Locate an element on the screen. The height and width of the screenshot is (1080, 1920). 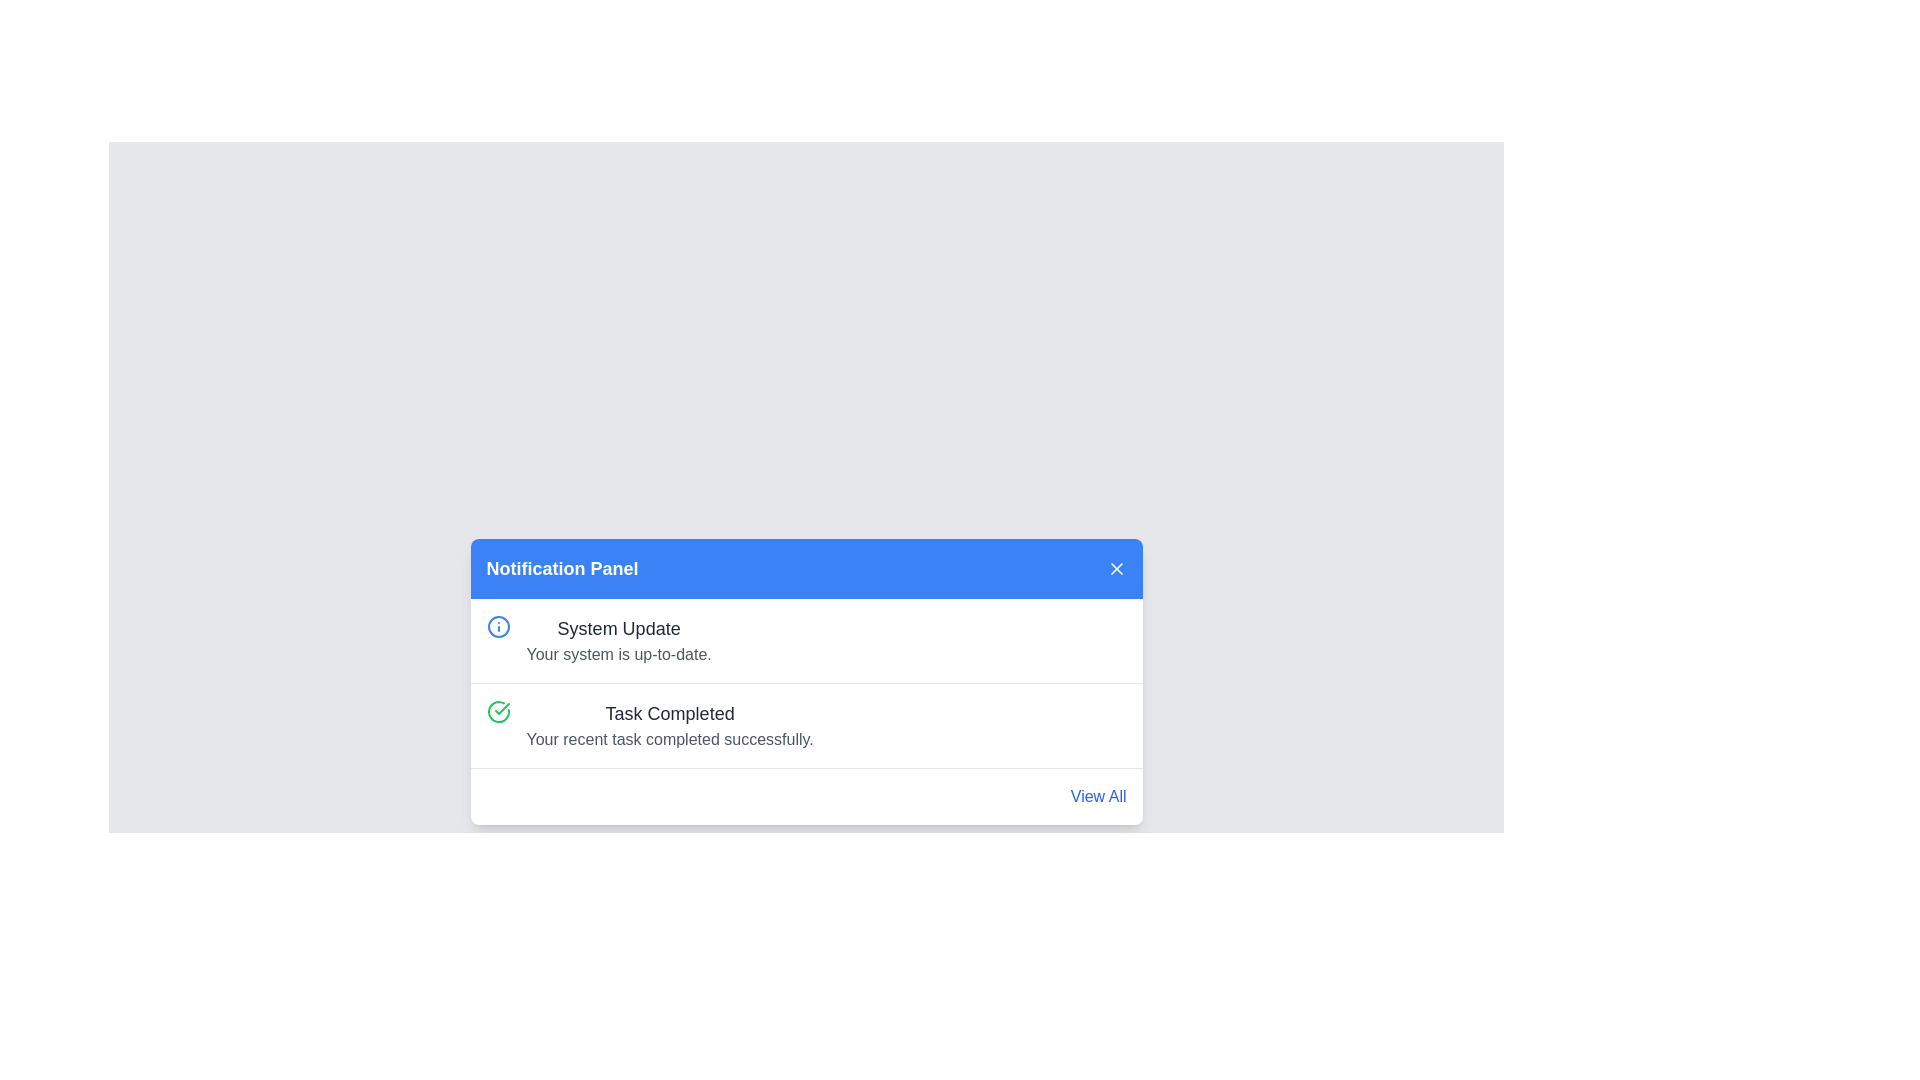
the static Text Label that identifies the purpose of the notification panel, located at the top-left of the blue header bar is located at coordinates (561, 569).